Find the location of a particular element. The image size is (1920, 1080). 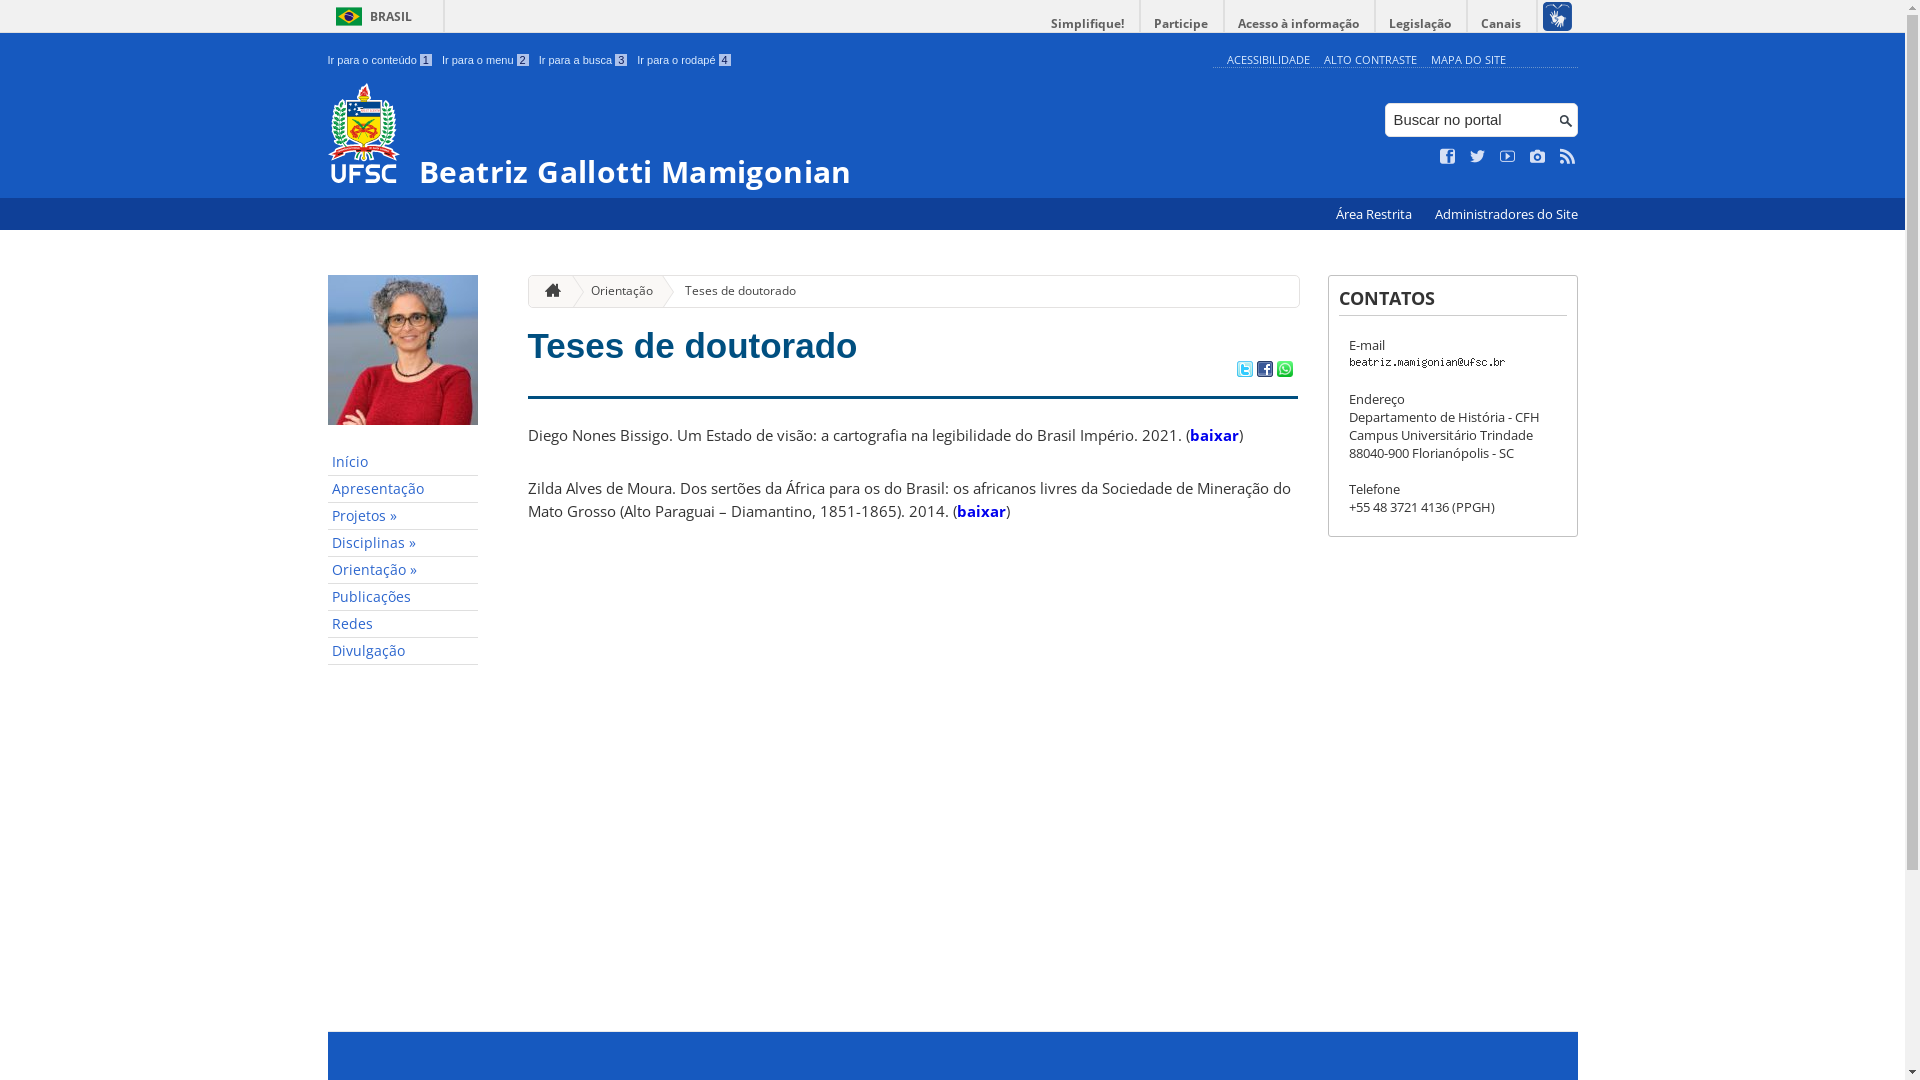

'ALTO CONTRASTE' is located at coordinates (1369, 58).